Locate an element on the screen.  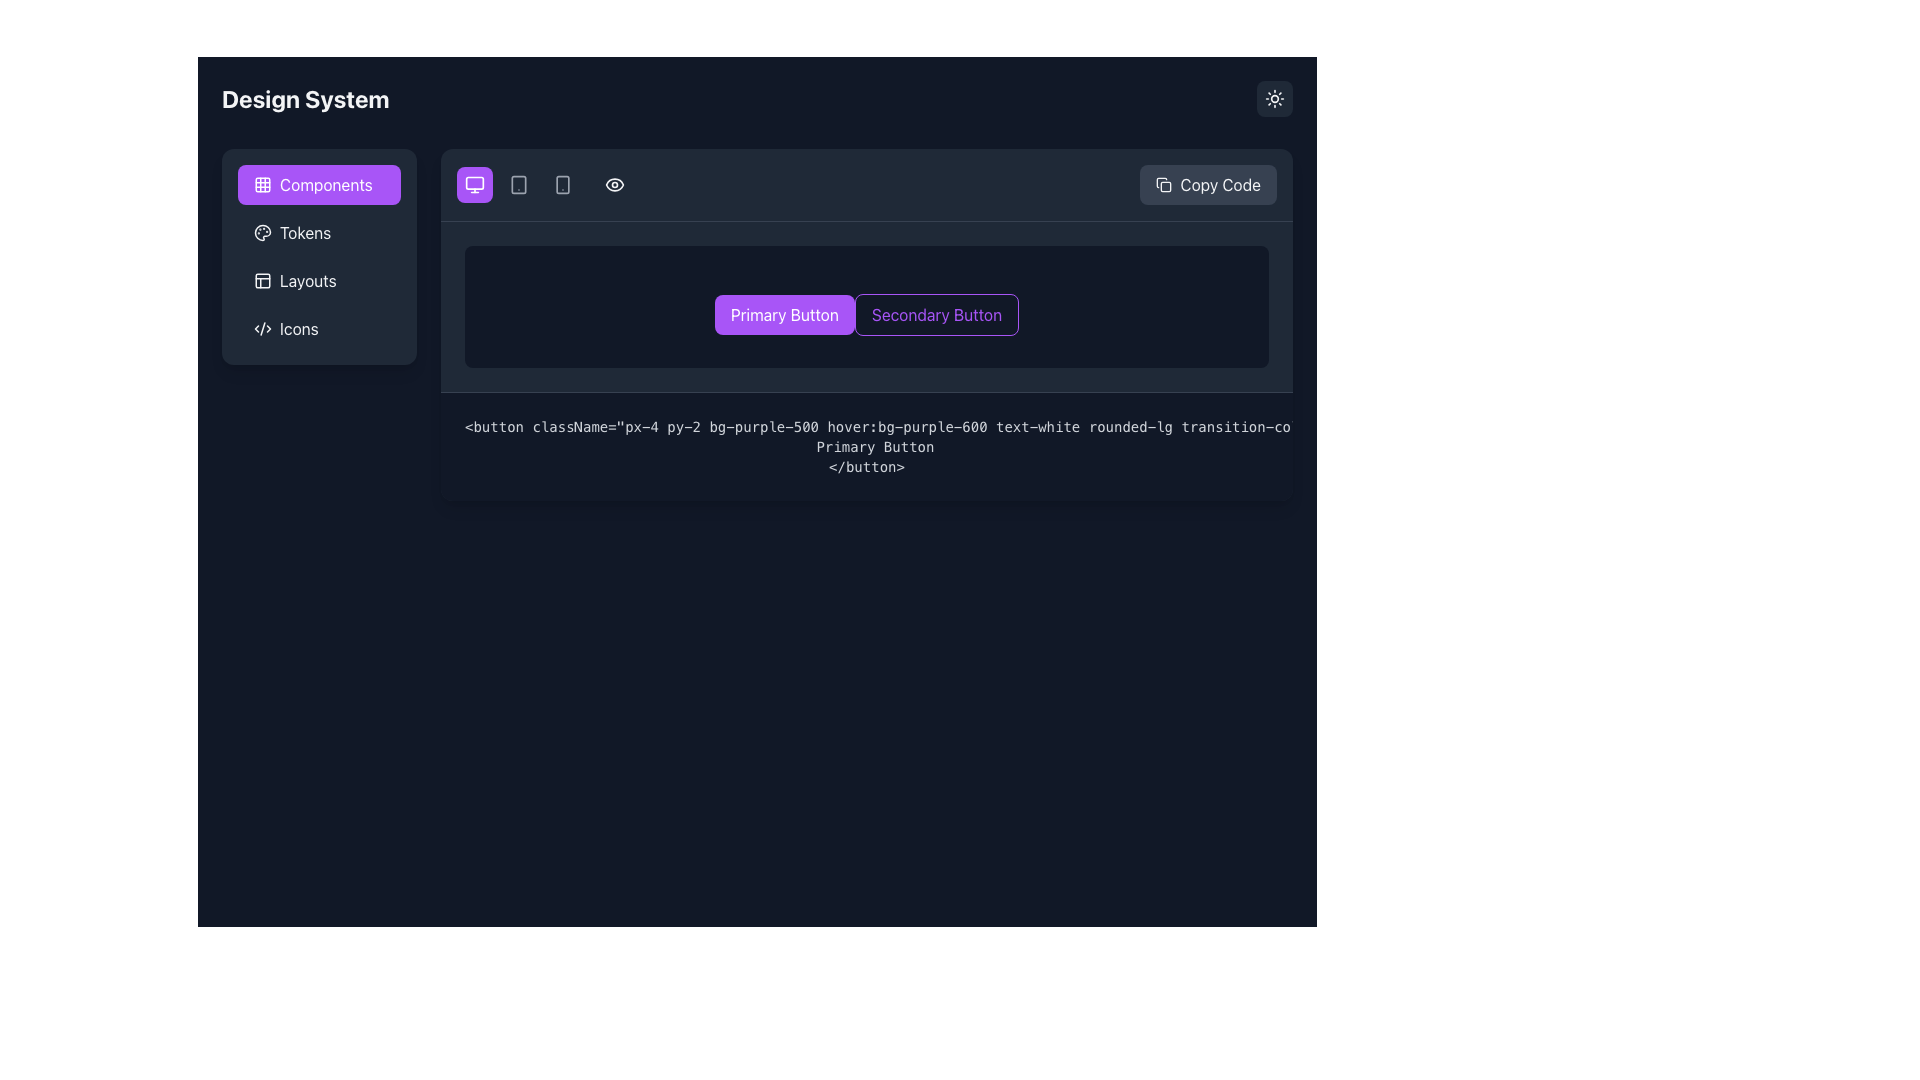
the visual marker indicator located in the center of the horizontal toolbar at the top of the panel, which represents a specific state or selection among other graphical elements is located at coordinates (545, 185).